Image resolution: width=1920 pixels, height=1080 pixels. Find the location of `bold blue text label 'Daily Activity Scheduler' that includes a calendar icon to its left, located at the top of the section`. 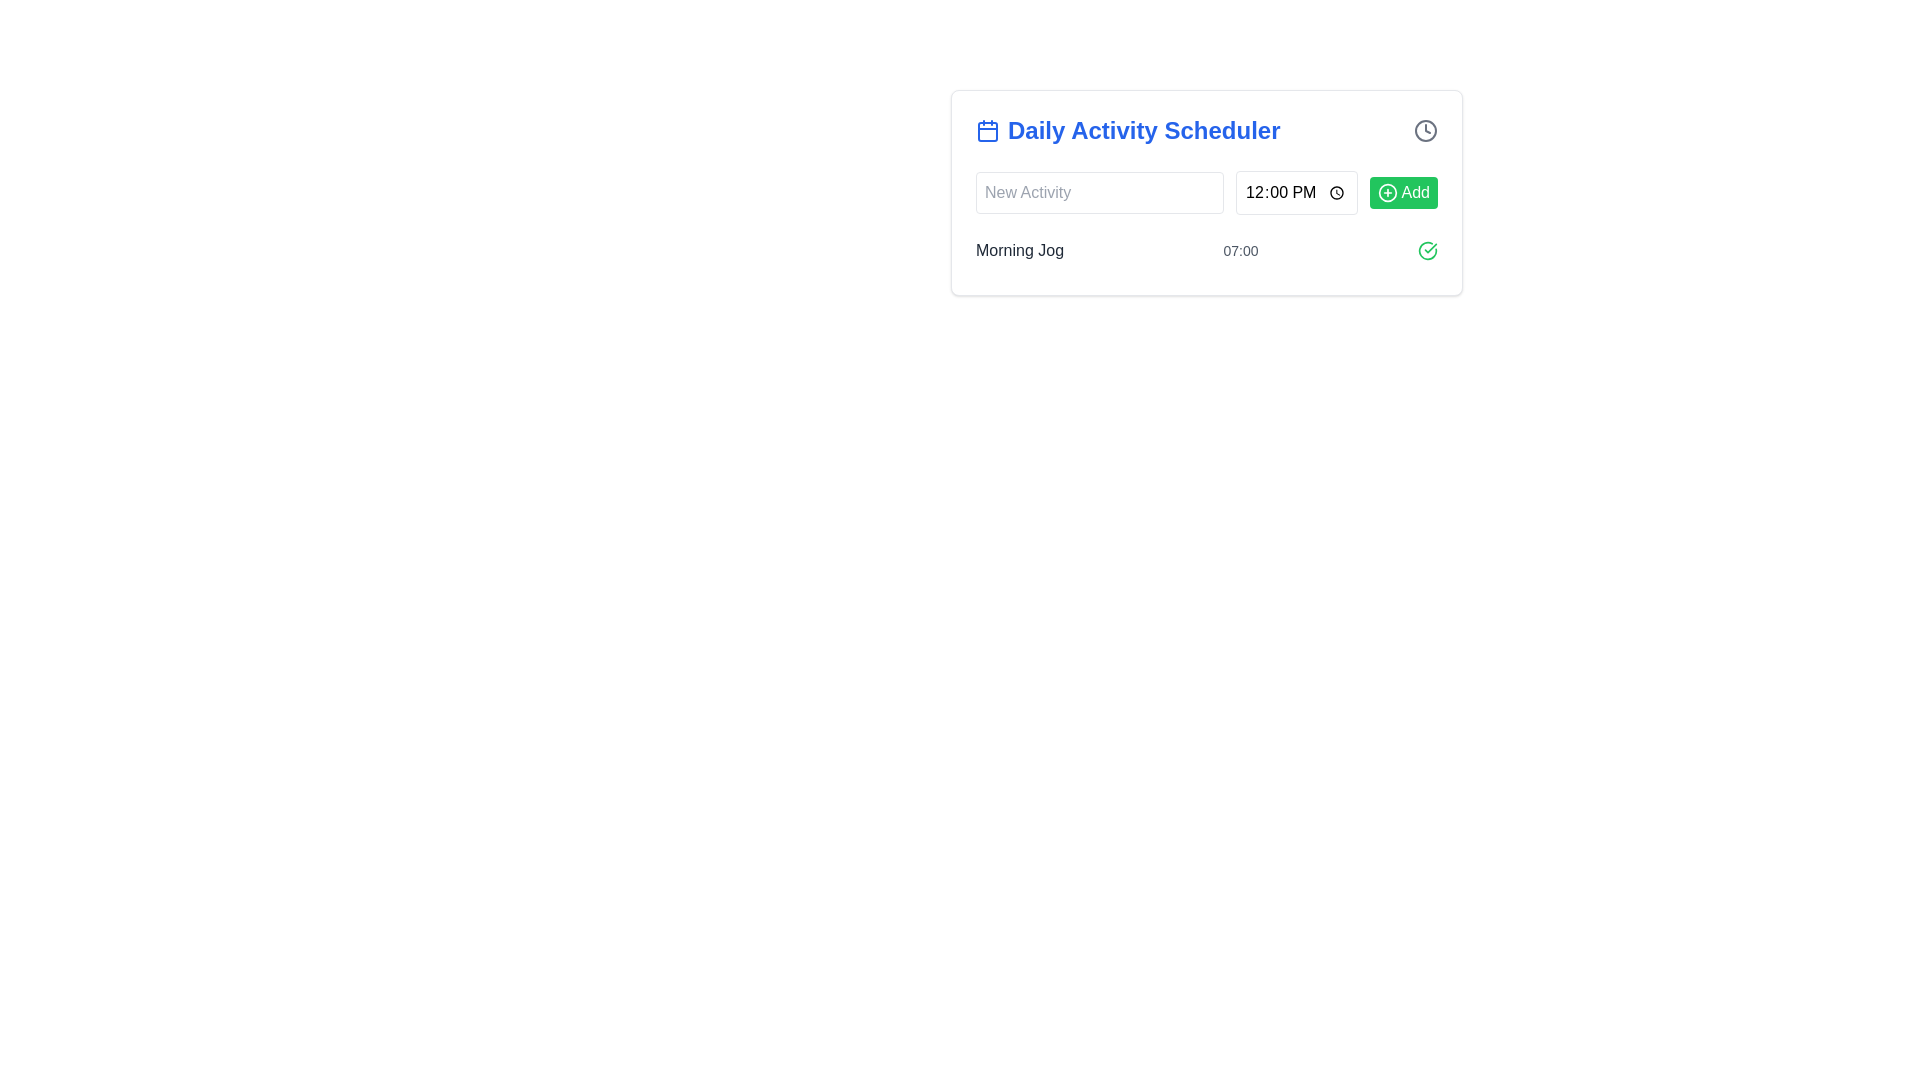

bold blue text label 'Daily Activity Scheduler' that includes a calendar icon to its left, located at the top of the section is located at coordinates (1128, 131).